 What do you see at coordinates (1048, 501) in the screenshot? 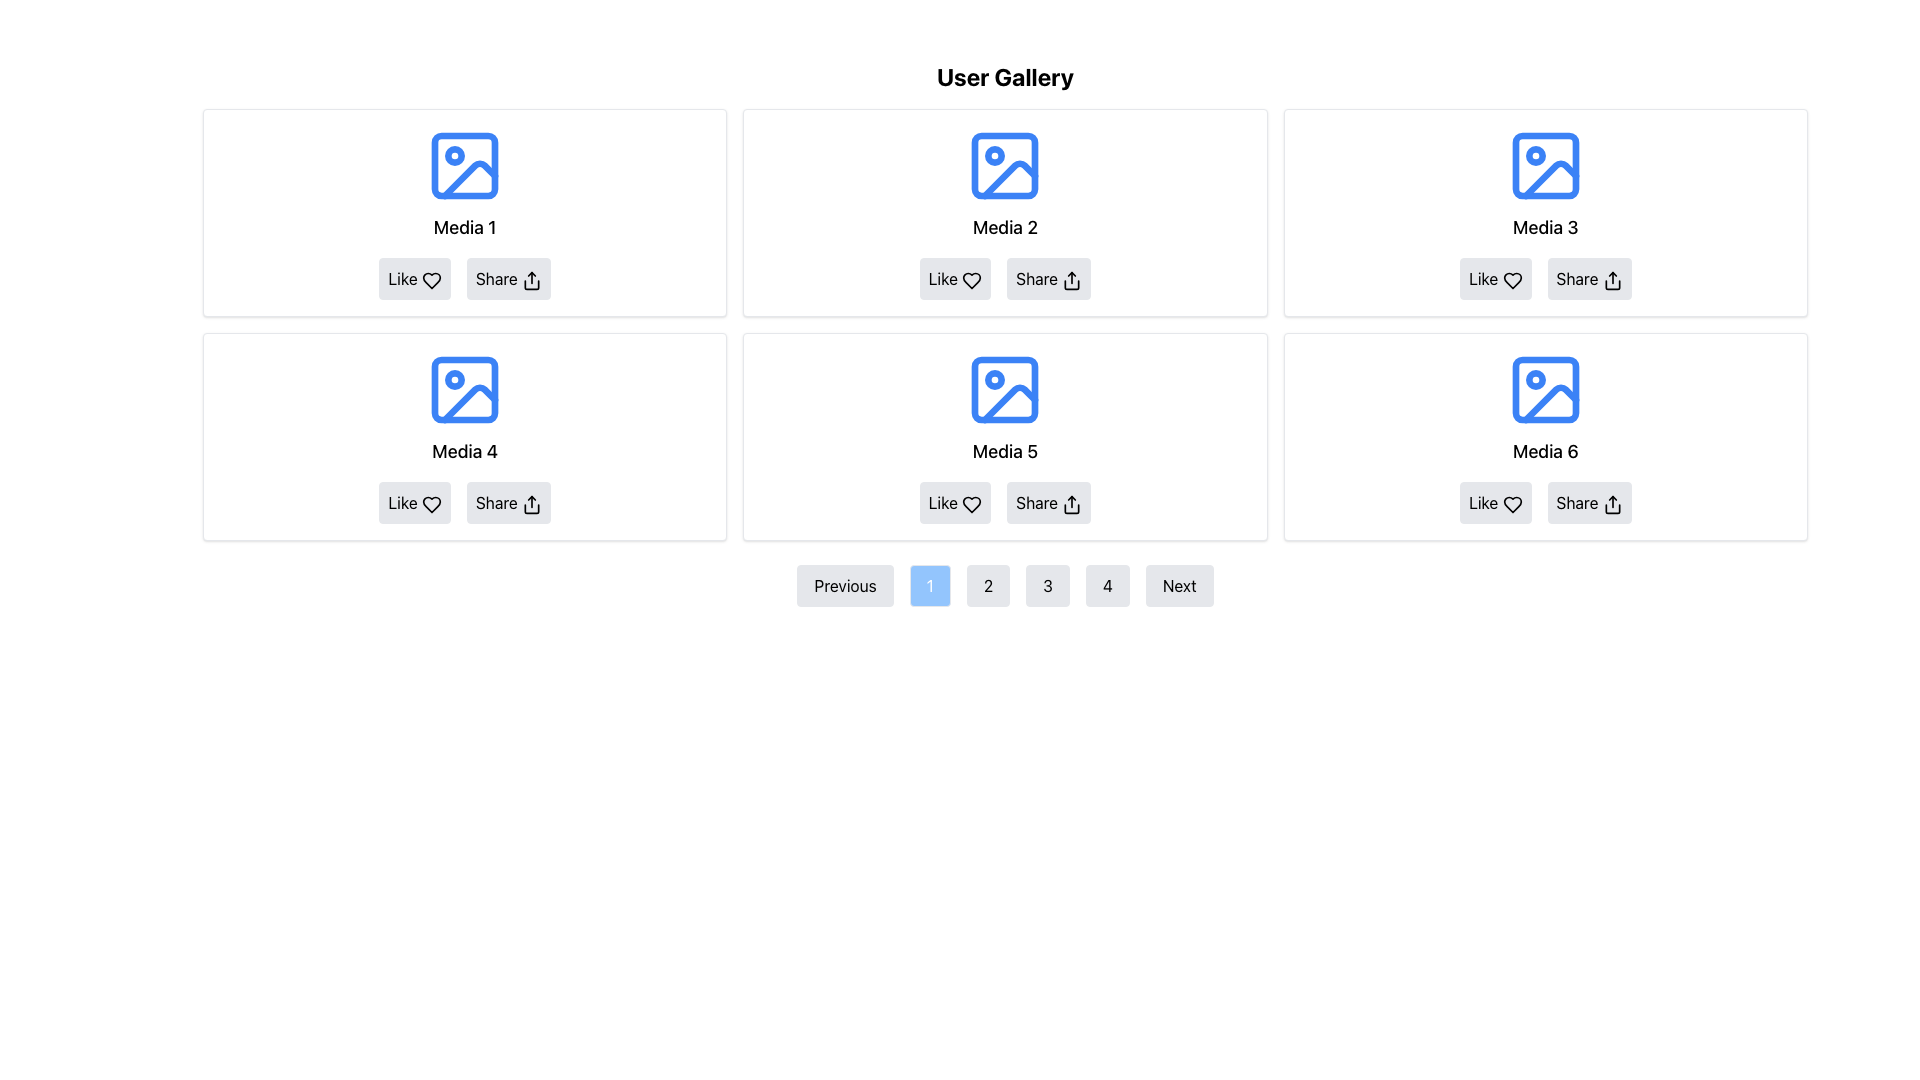
I see `the 'Share' button located at the lower-right corner of the 'Media 5' card to share the media` at bounding box center [1048, 501].